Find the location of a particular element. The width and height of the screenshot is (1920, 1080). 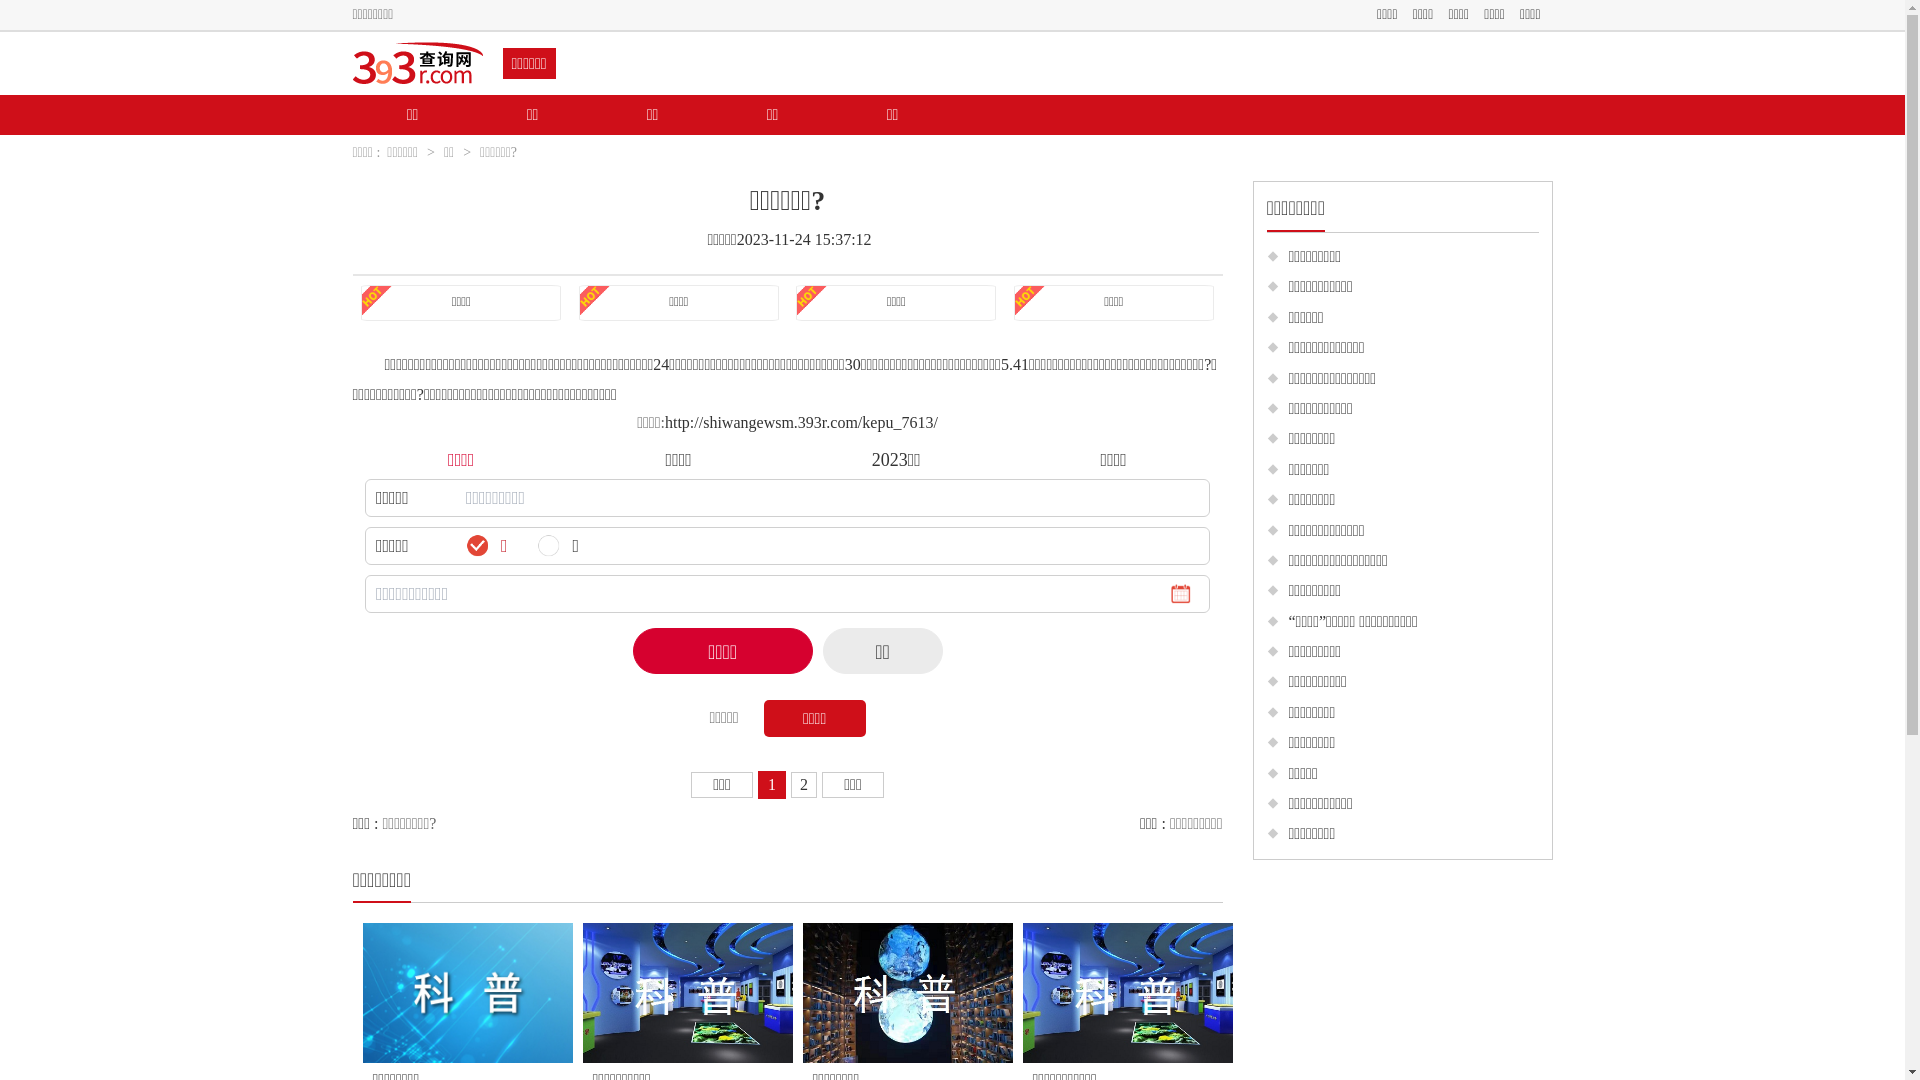

'http://shiwangewsm.393r.com/kepu_7613/' is located at coordinates (801, 421).